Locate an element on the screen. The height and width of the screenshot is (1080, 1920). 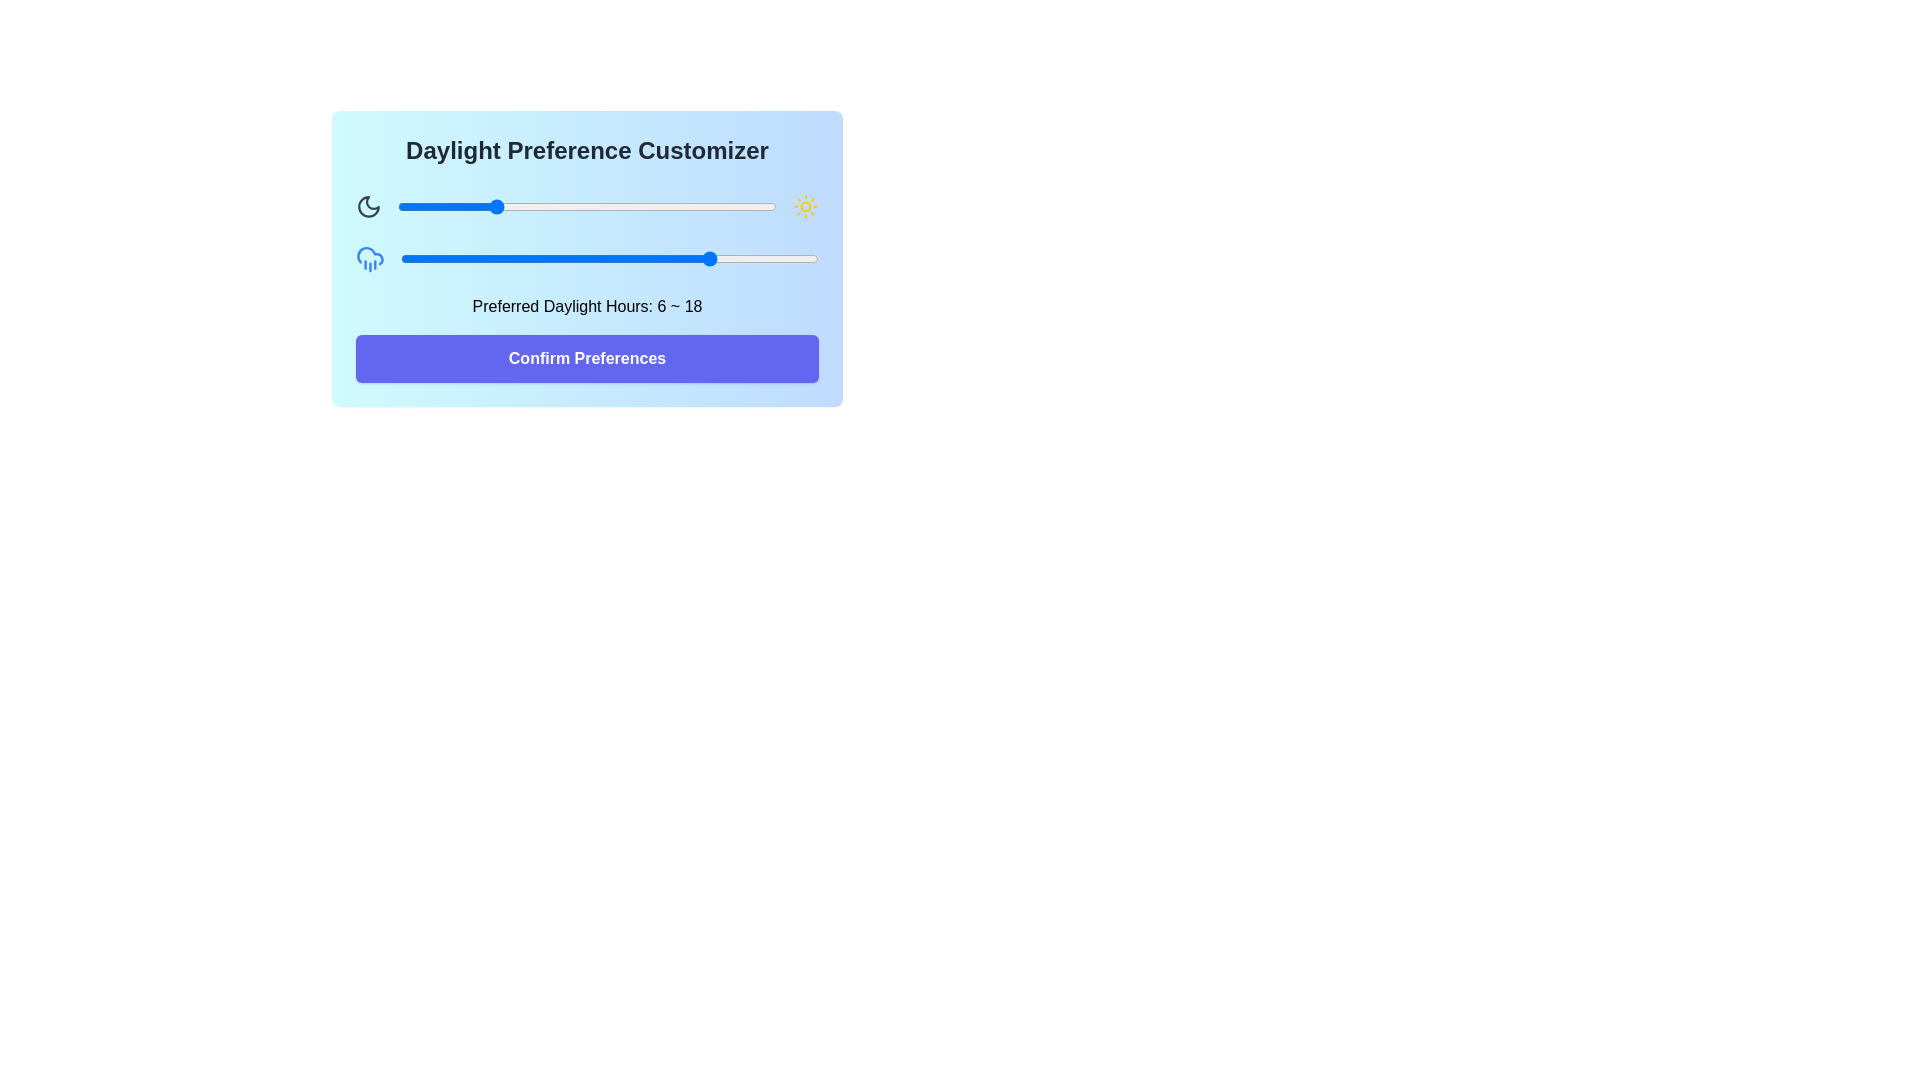
the daylight preference is located at coordinates (649, 207).